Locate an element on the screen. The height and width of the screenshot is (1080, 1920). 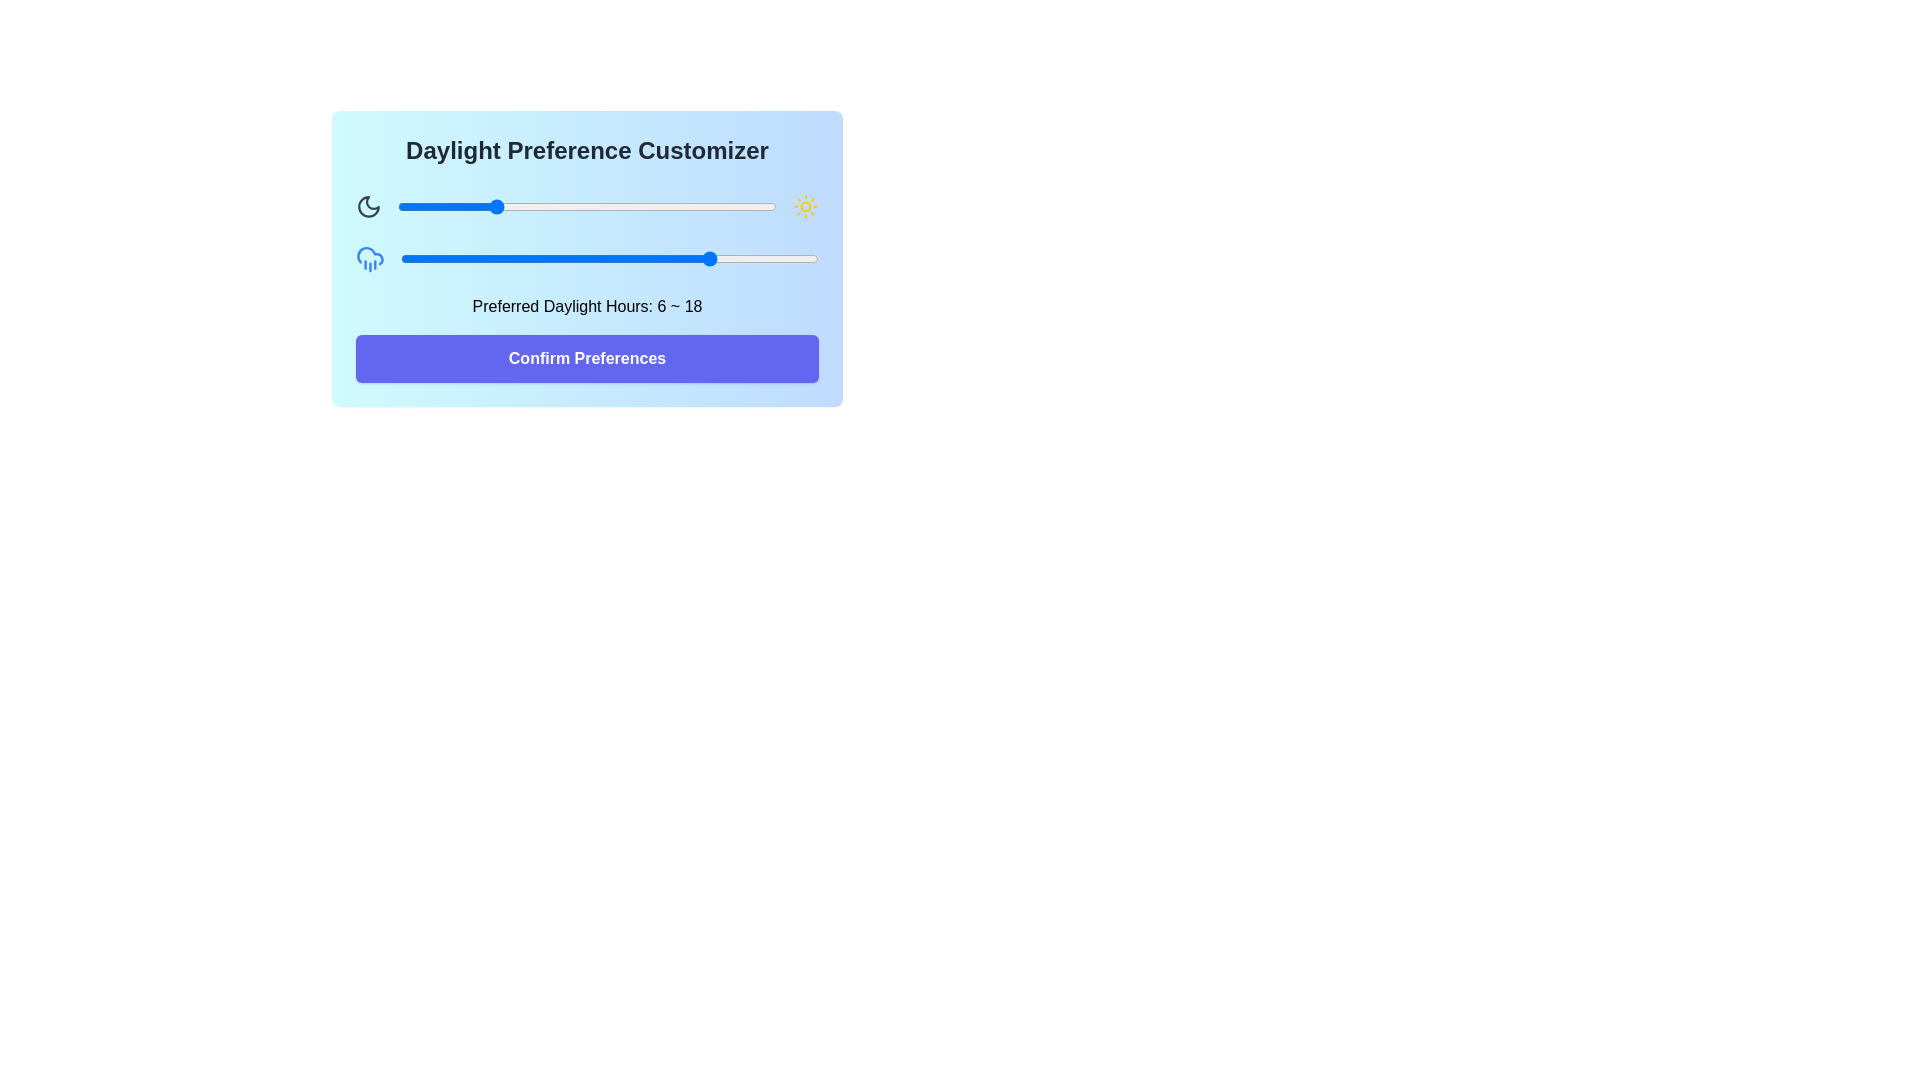
the daylight preference is located at coordinates (649, 207).